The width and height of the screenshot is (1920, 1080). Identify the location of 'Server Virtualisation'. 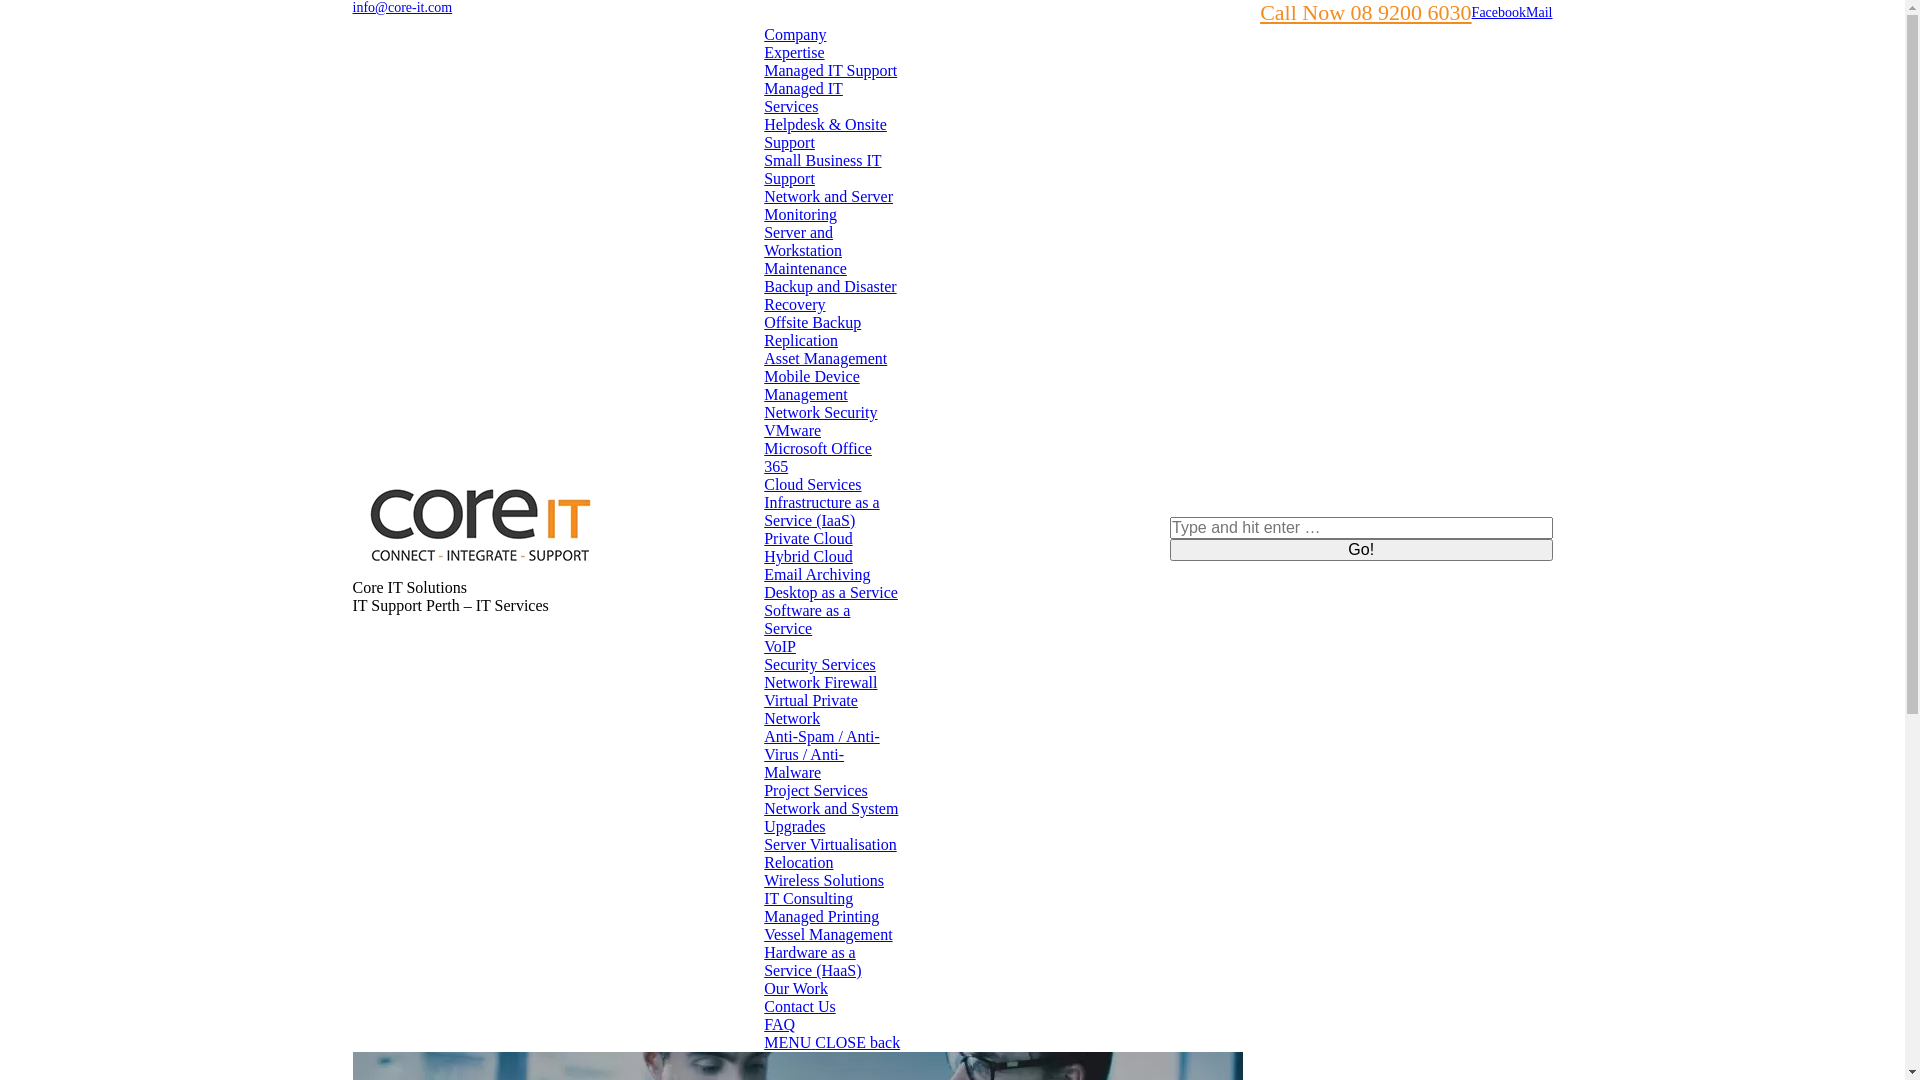
(830, 844).